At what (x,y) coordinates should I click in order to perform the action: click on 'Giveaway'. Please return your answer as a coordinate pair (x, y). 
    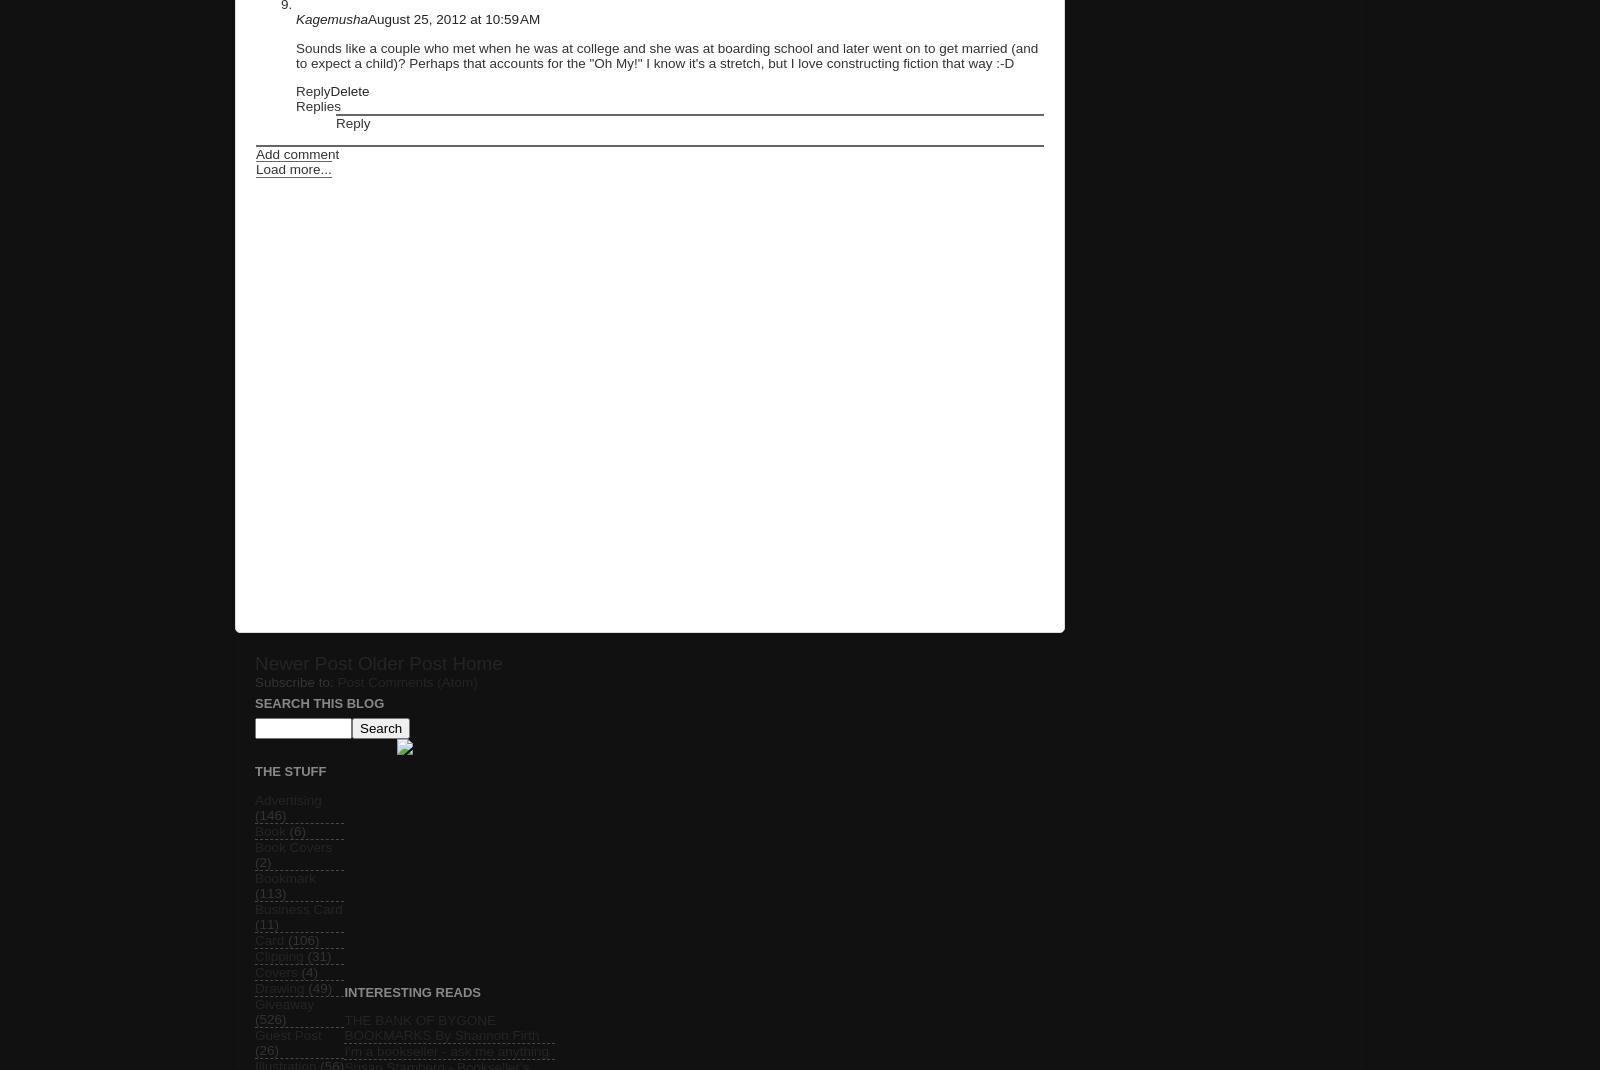
    Looking at the image, I should click on (255, 1003).